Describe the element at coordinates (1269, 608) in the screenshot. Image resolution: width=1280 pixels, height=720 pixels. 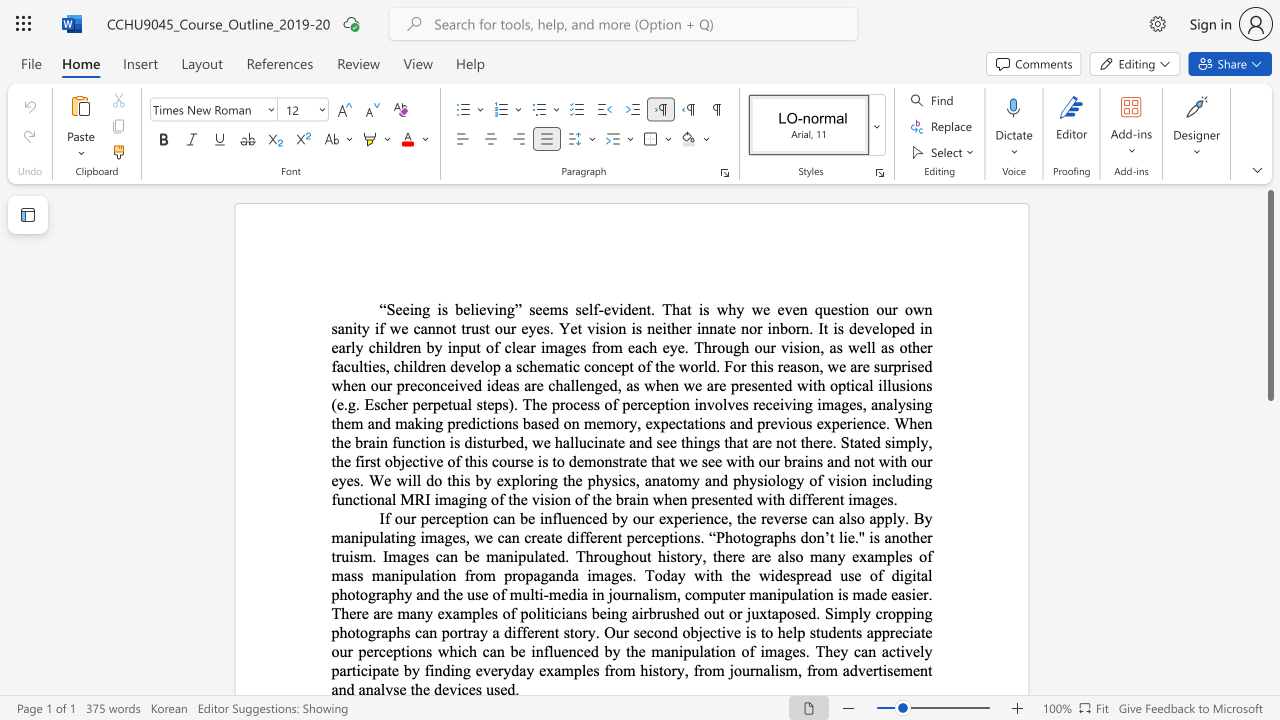
I see `the right-hand scrollbar to descend the page` at that location.